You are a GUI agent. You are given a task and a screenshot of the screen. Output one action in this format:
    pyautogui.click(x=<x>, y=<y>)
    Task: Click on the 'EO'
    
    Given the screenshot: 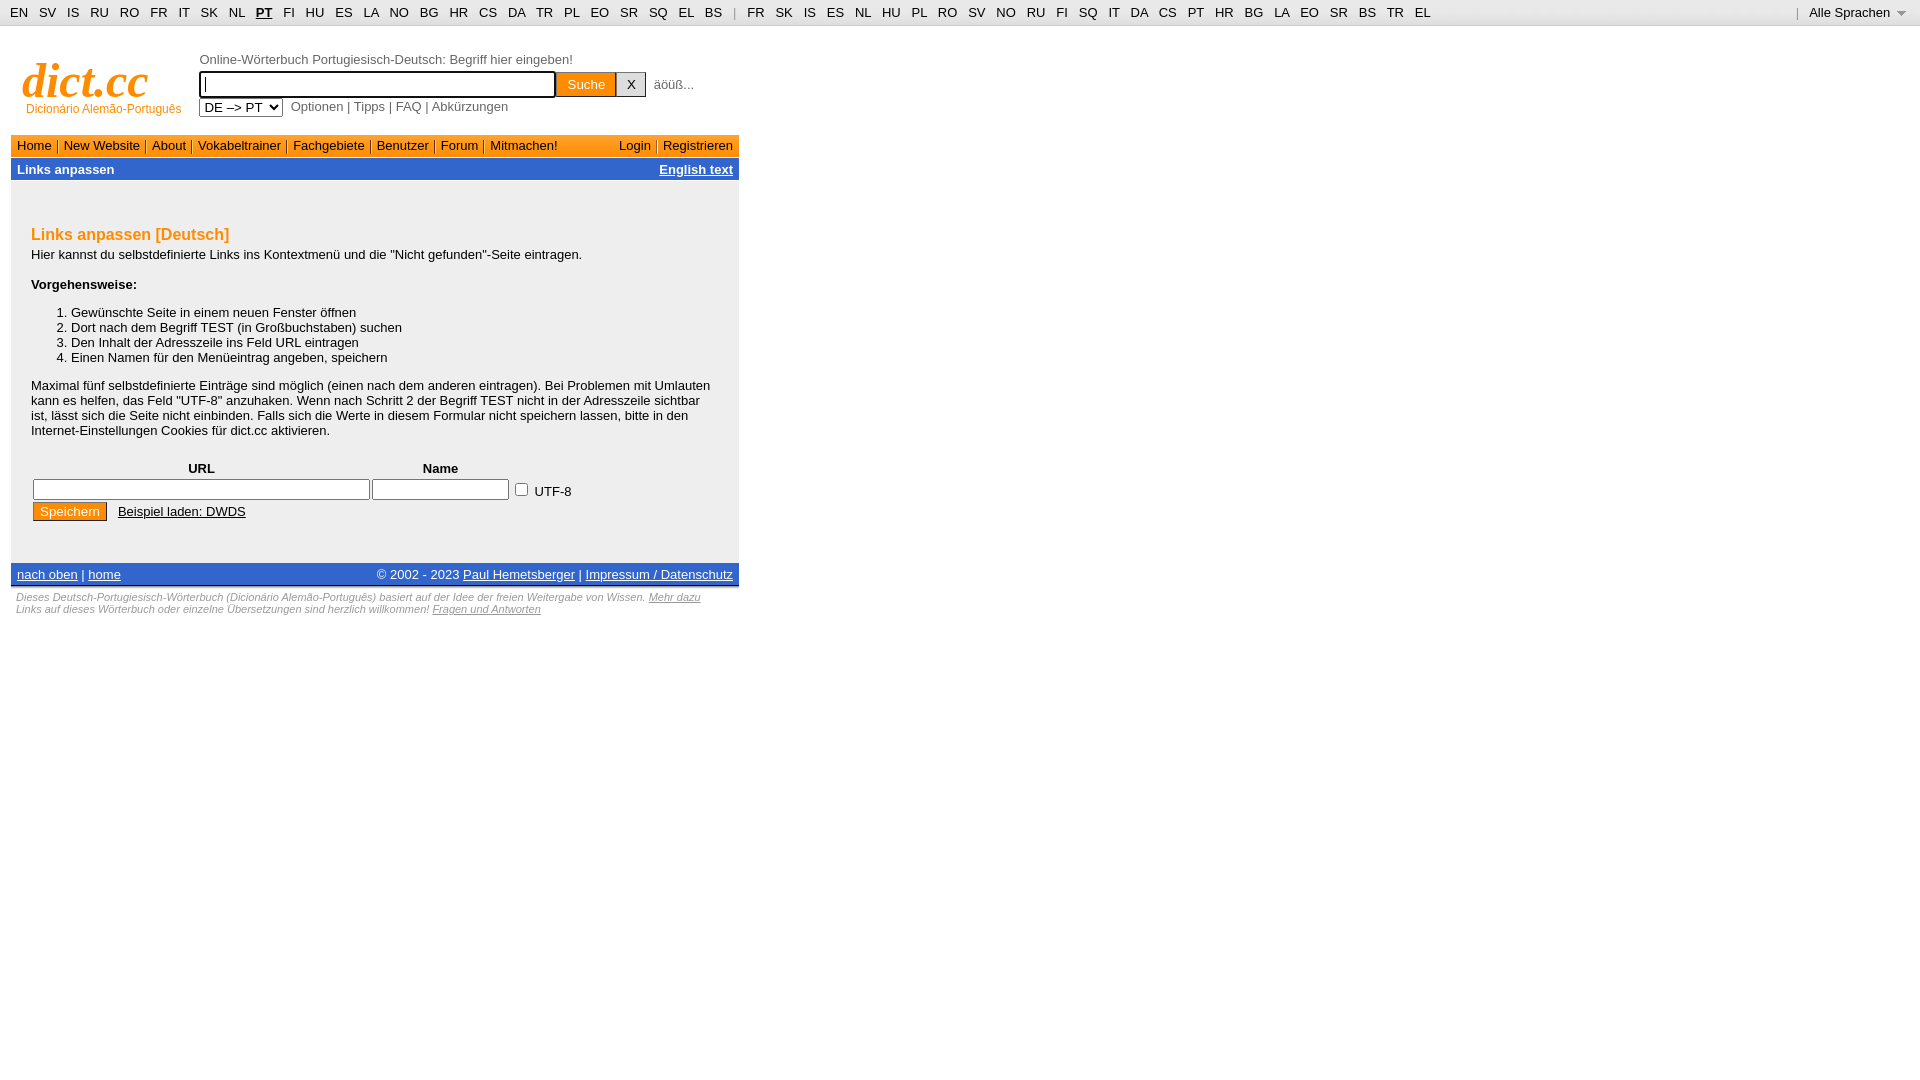 What is the action you would take?
    pyautogui.click(x=1309, y=12)
    